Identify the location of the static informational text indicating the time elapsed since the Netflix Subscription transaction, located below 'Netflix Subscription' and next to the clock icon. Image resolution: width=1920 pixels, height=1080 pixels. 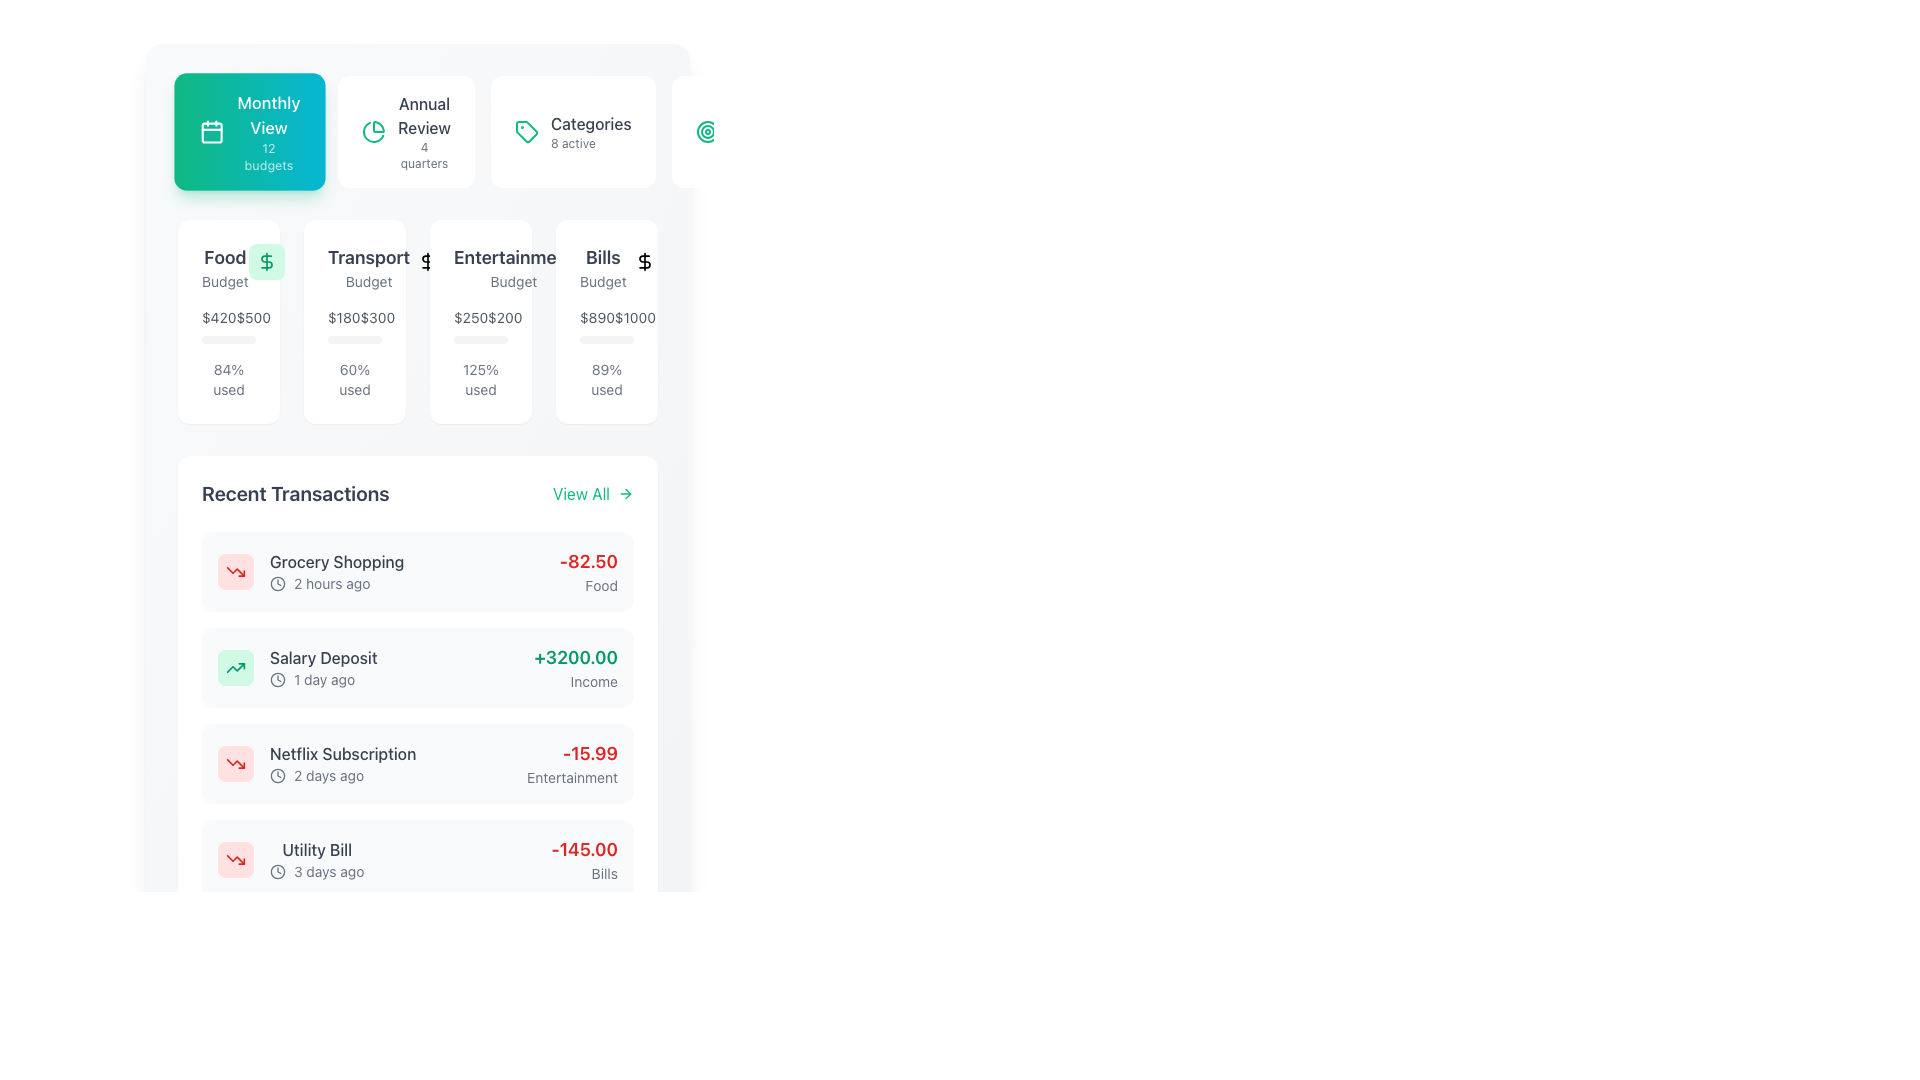
(343, 774).